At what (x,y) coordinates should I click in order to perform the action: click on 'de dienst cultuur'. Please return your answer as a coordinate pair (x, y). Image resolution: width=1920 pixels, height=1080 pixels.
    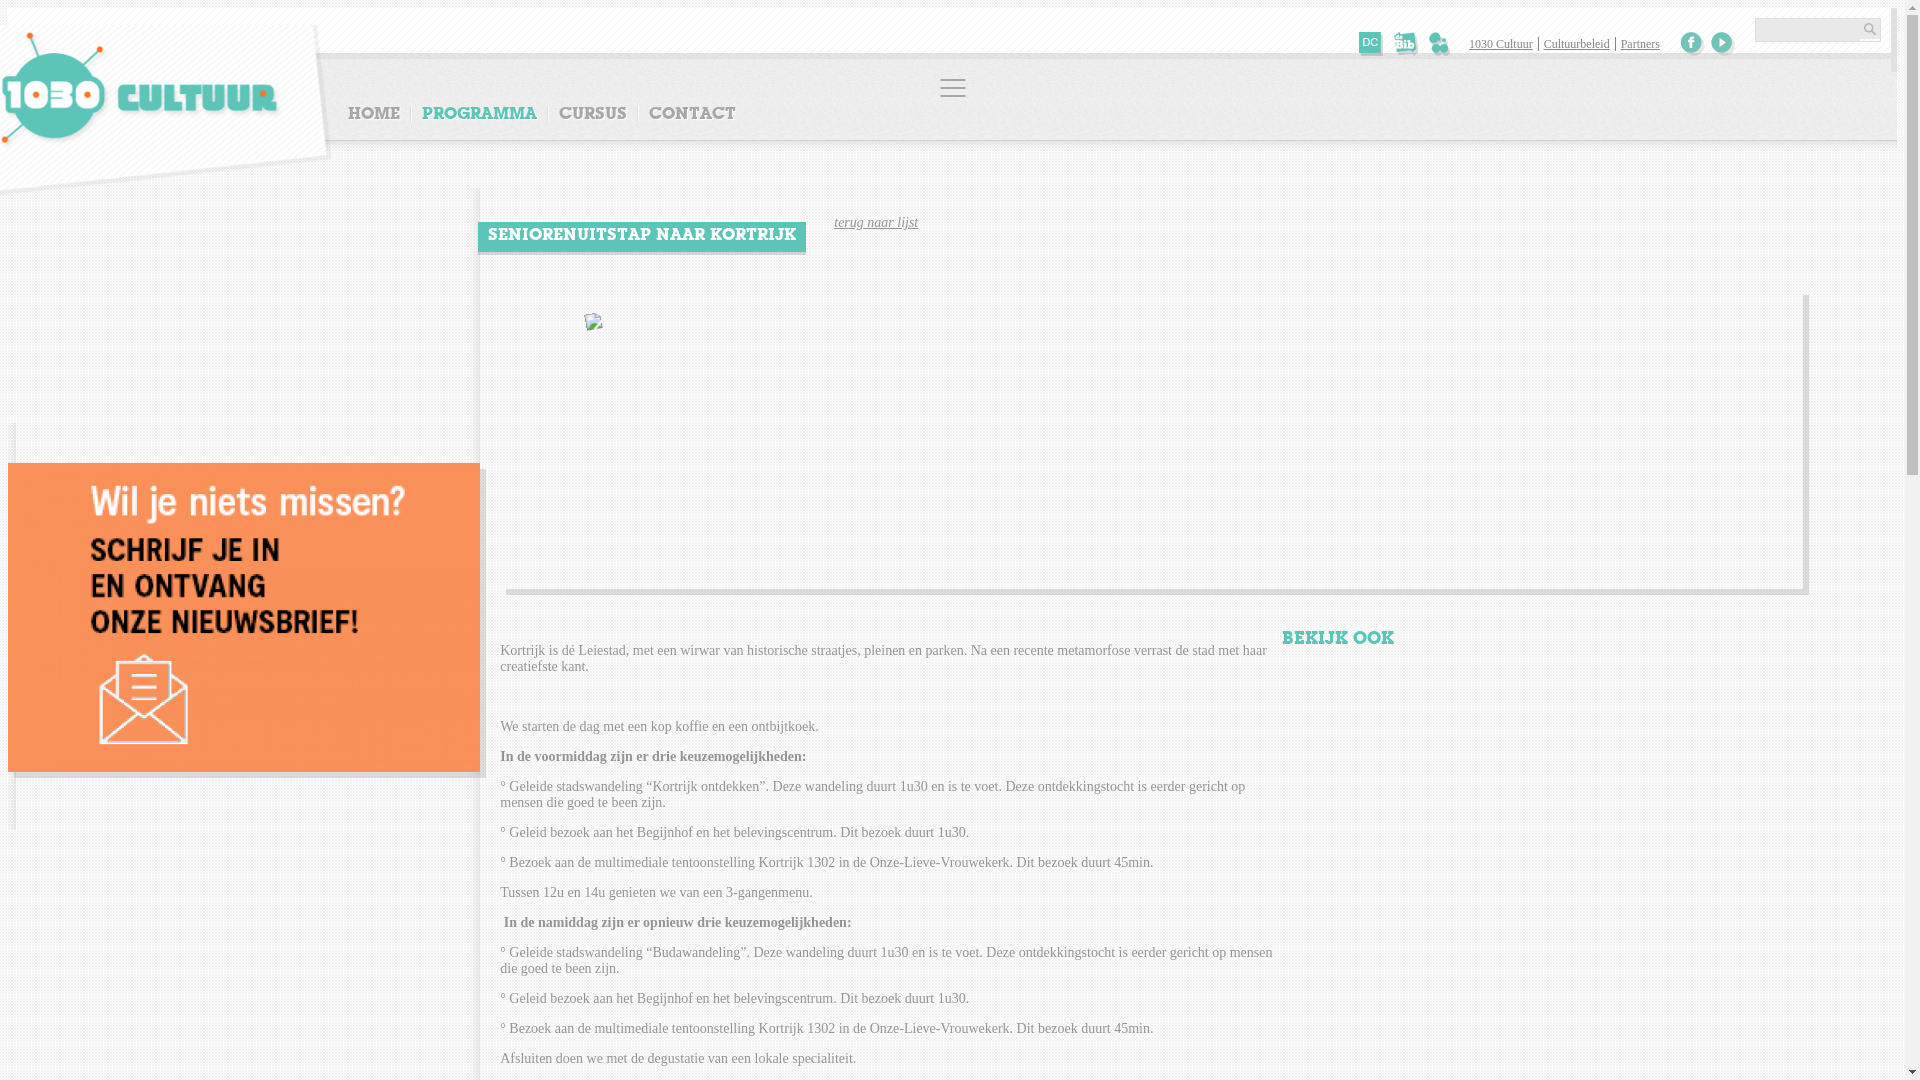
    Looking at the image, I should click on (1370, 44).